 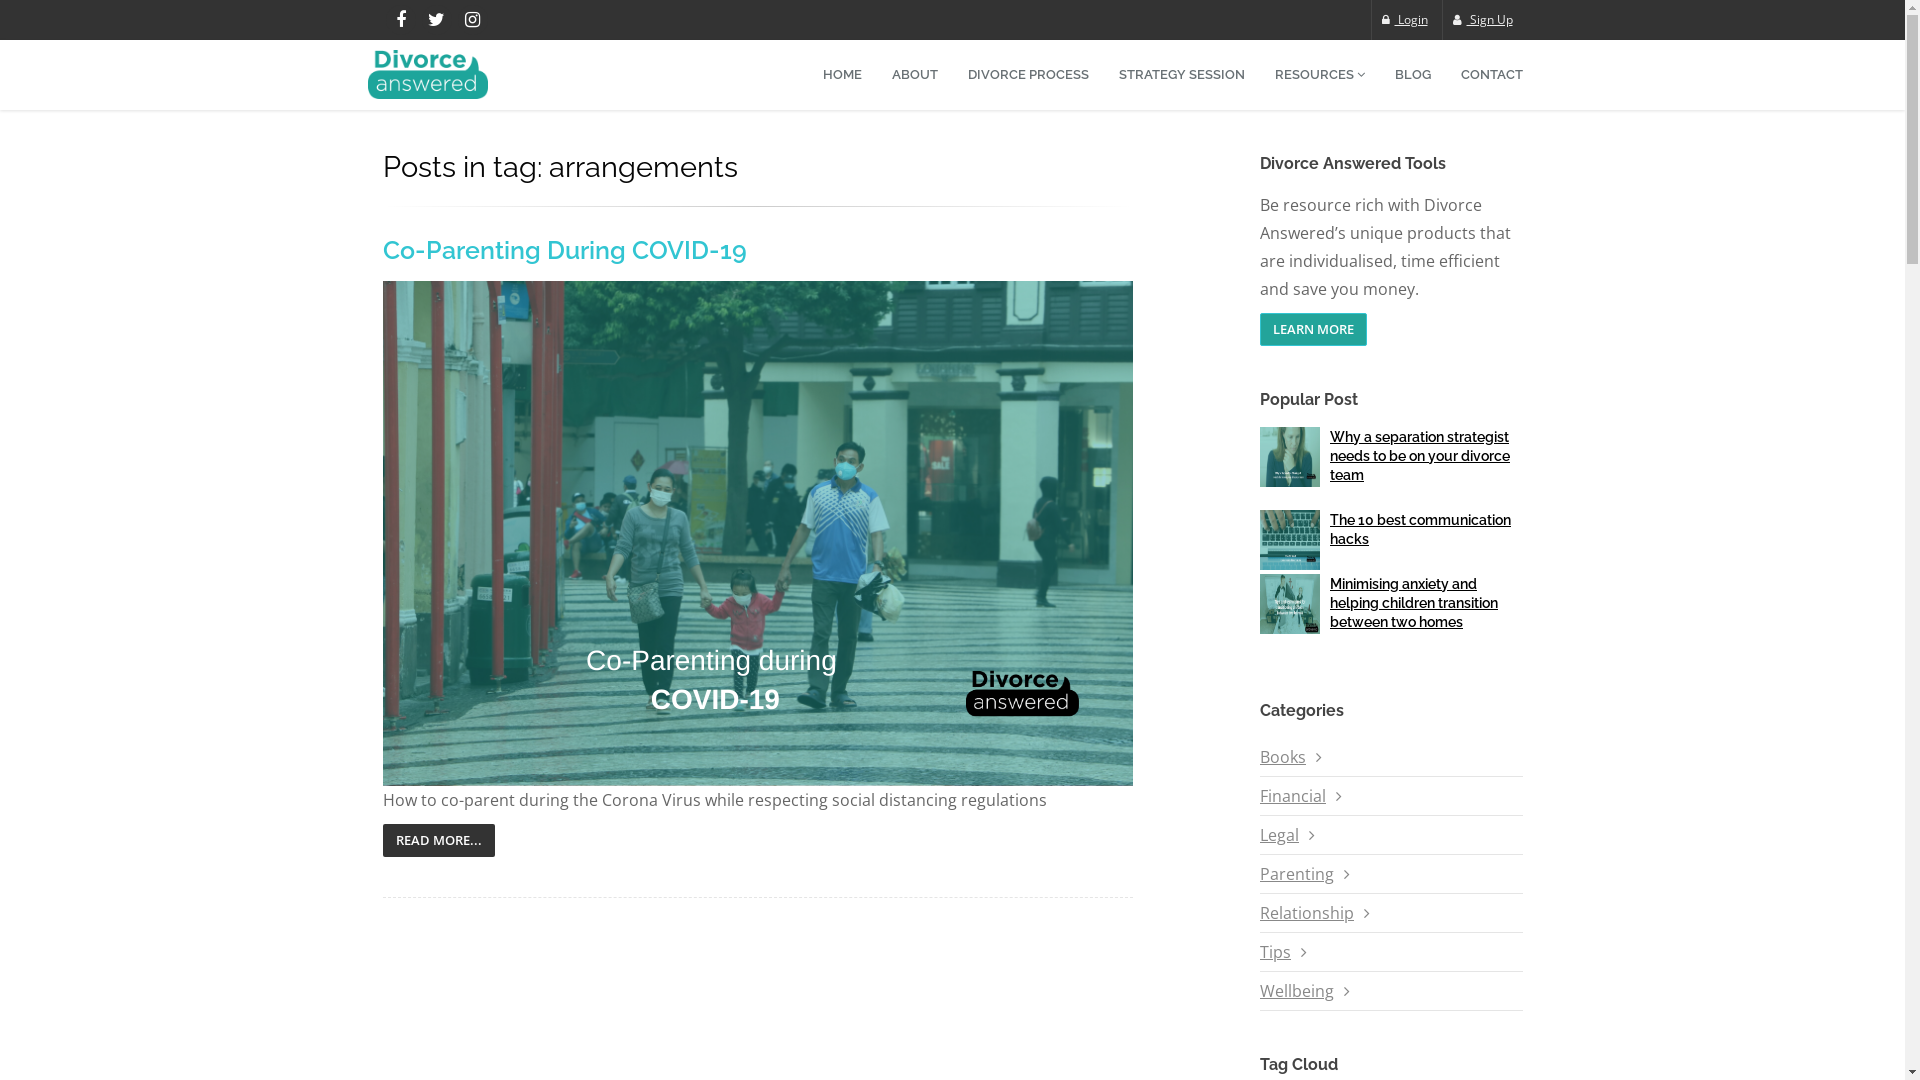 What do you see at coordinates (1103, 73) in the screenshot?
I see `'STRATEGY SESSION'` at bounding box center [1103, 73].